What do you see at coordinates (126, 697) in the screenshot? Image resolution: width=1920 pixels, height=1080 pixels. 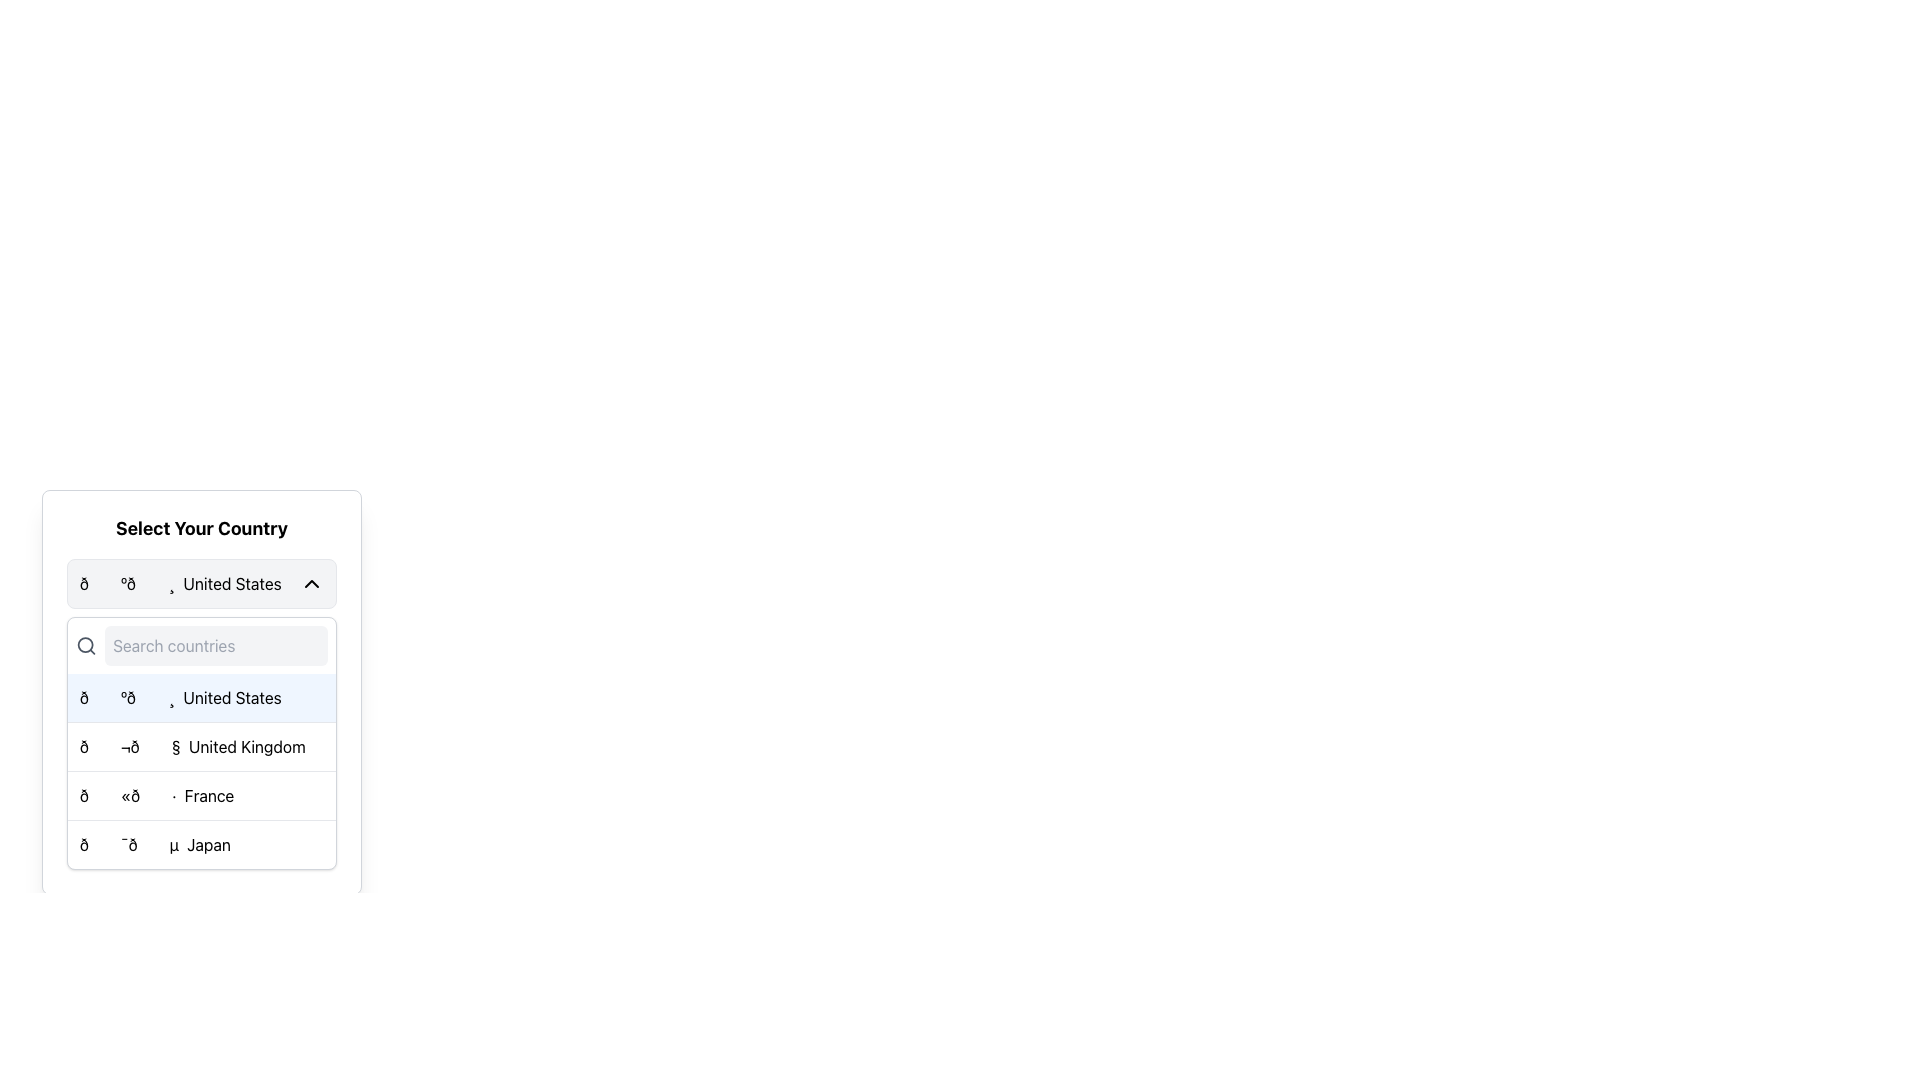 I see `the decorative emoji icon that represents the country 'United States' in the country selection list, located at the leading position of the row labeled 'United States'` at bounding box center [126, 697].